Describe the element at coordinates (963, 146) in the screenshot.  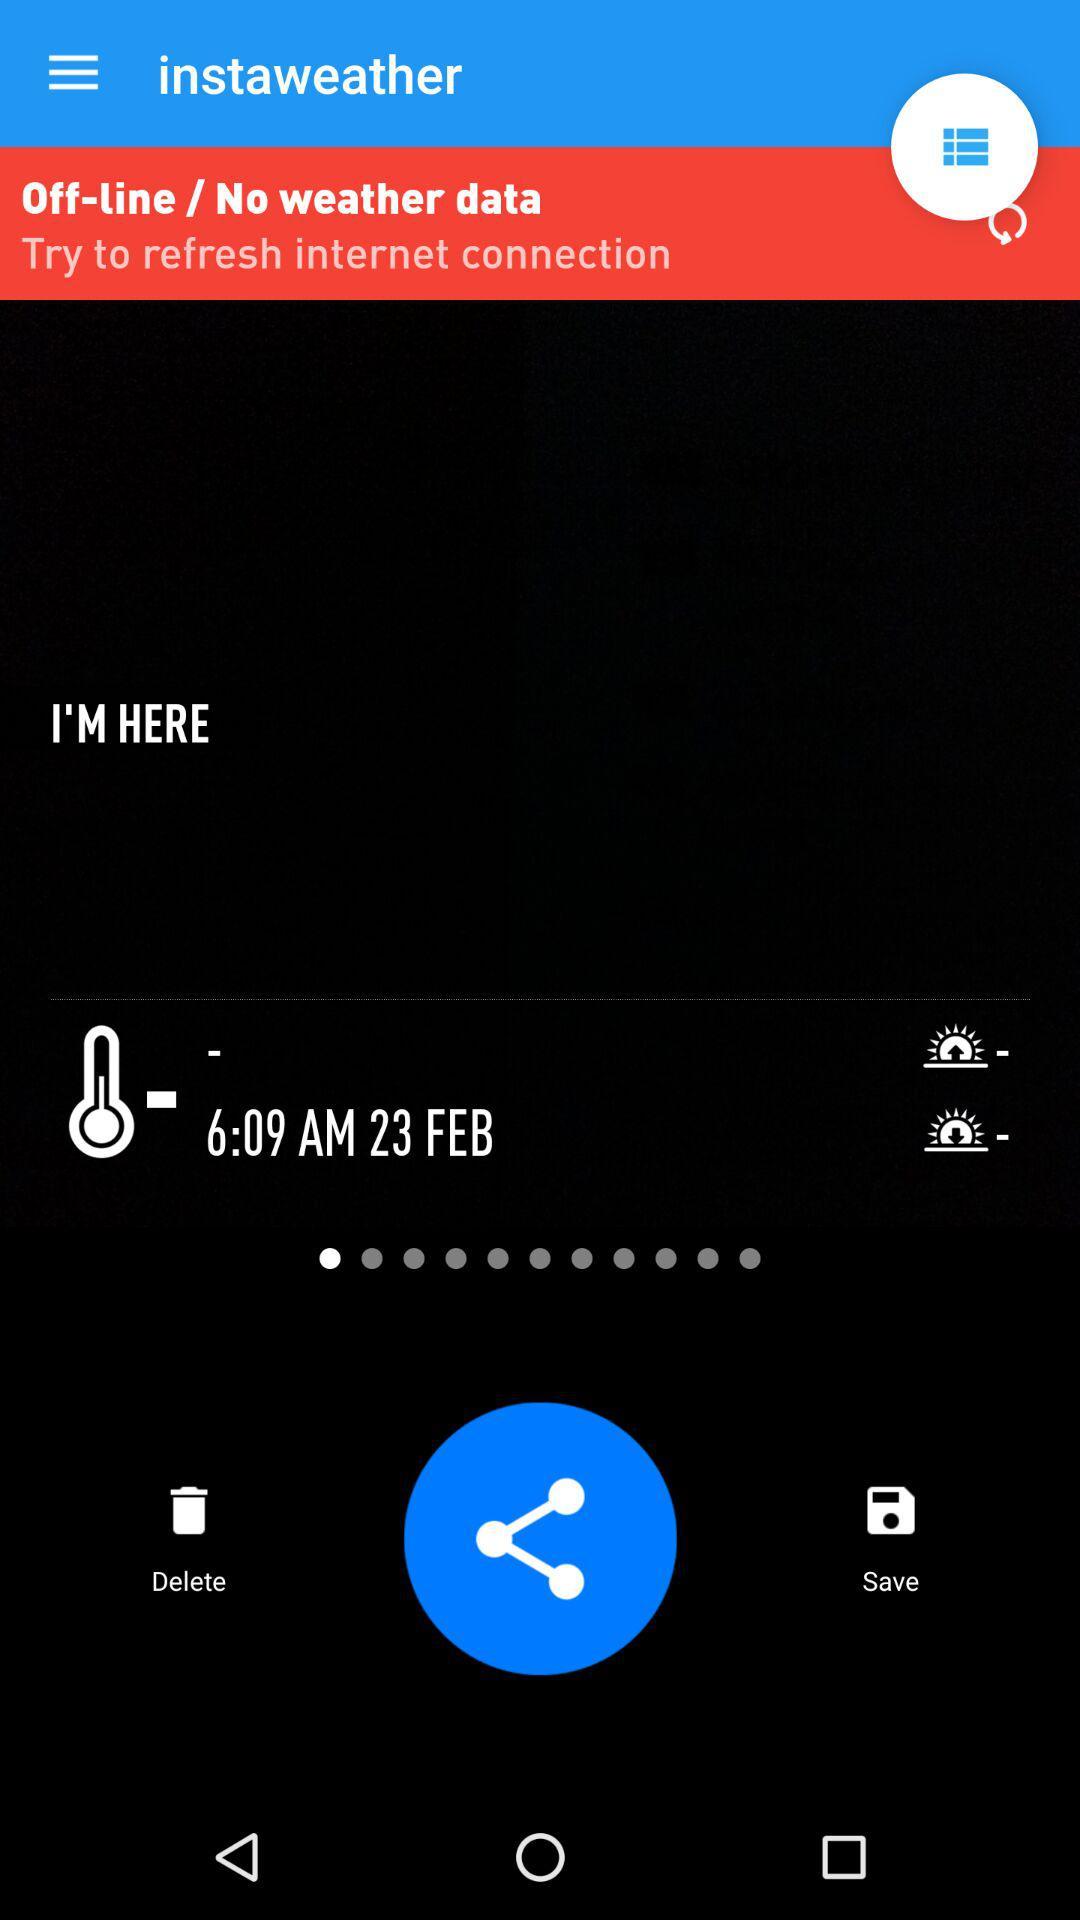
I see `the list icon` at that location.